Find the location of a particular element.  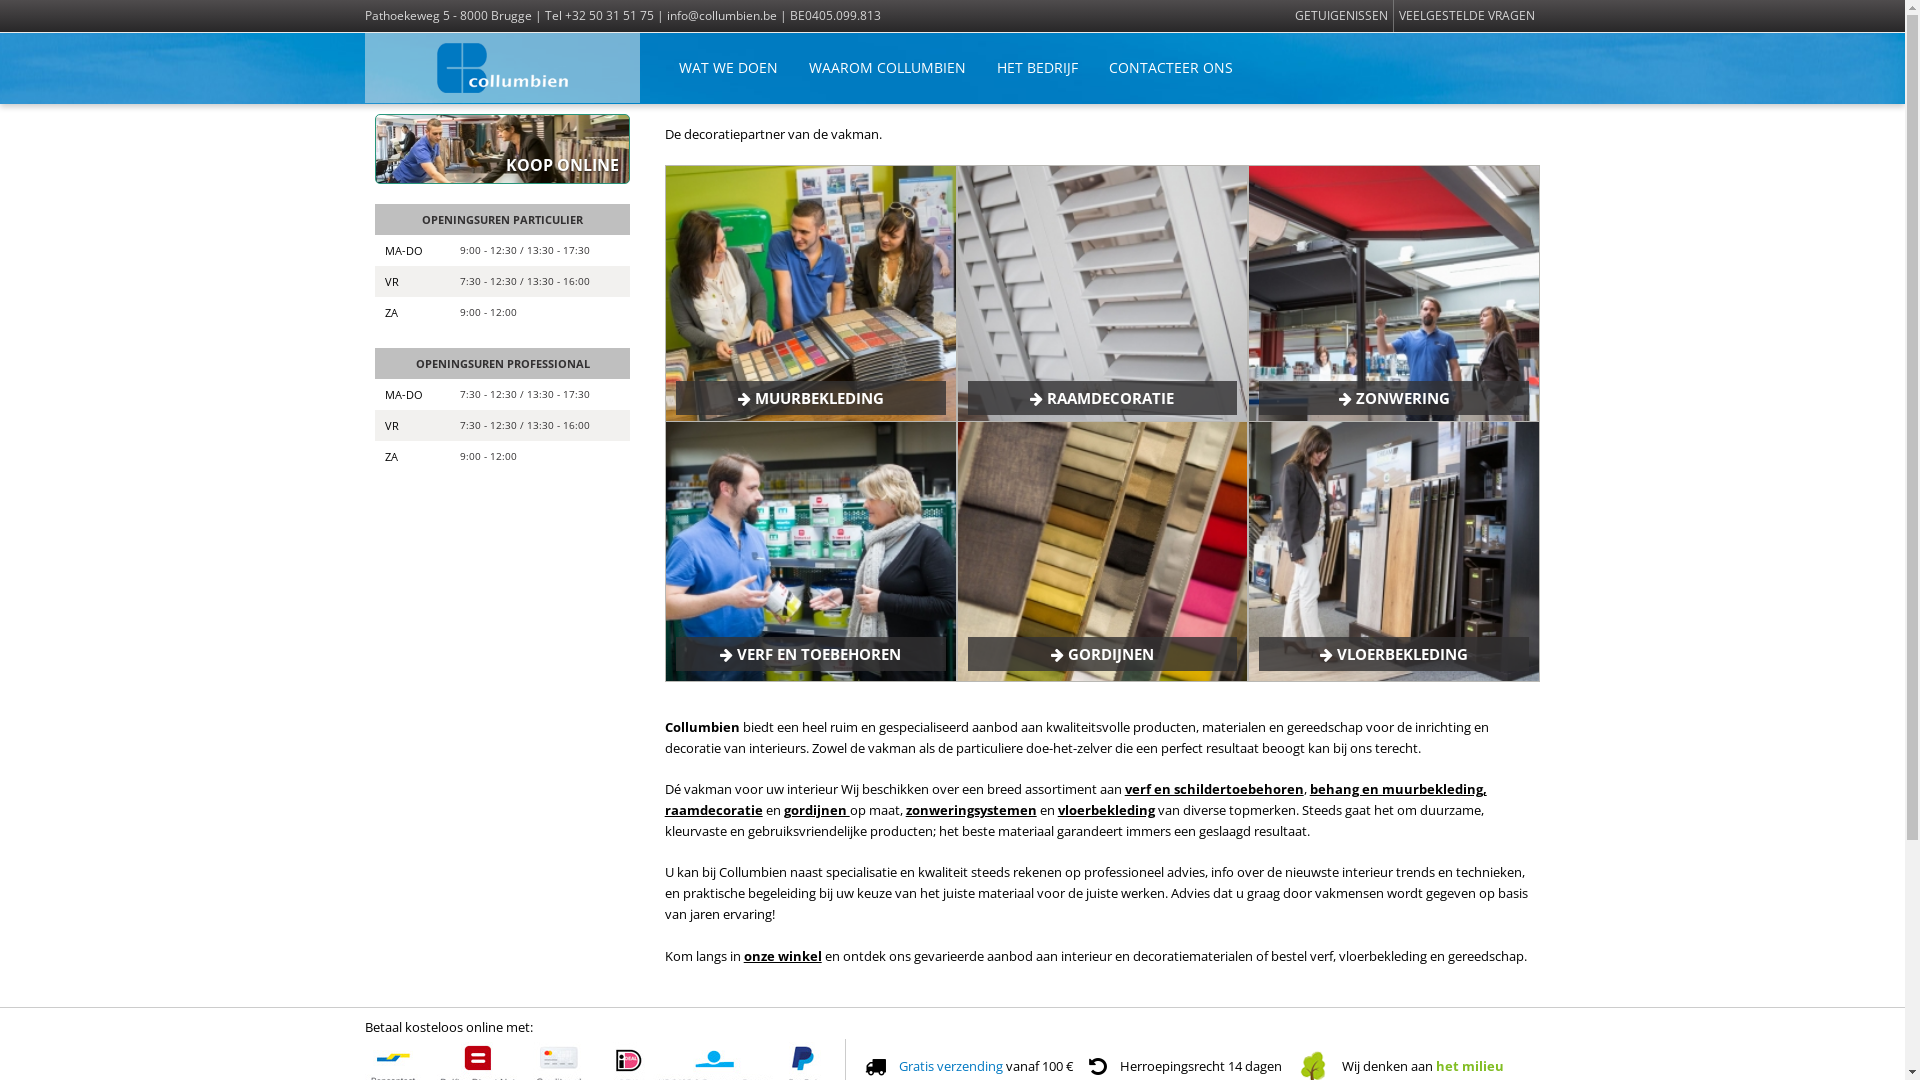

'GETUIGENISSEN' is located at coordinates (1290, 15).